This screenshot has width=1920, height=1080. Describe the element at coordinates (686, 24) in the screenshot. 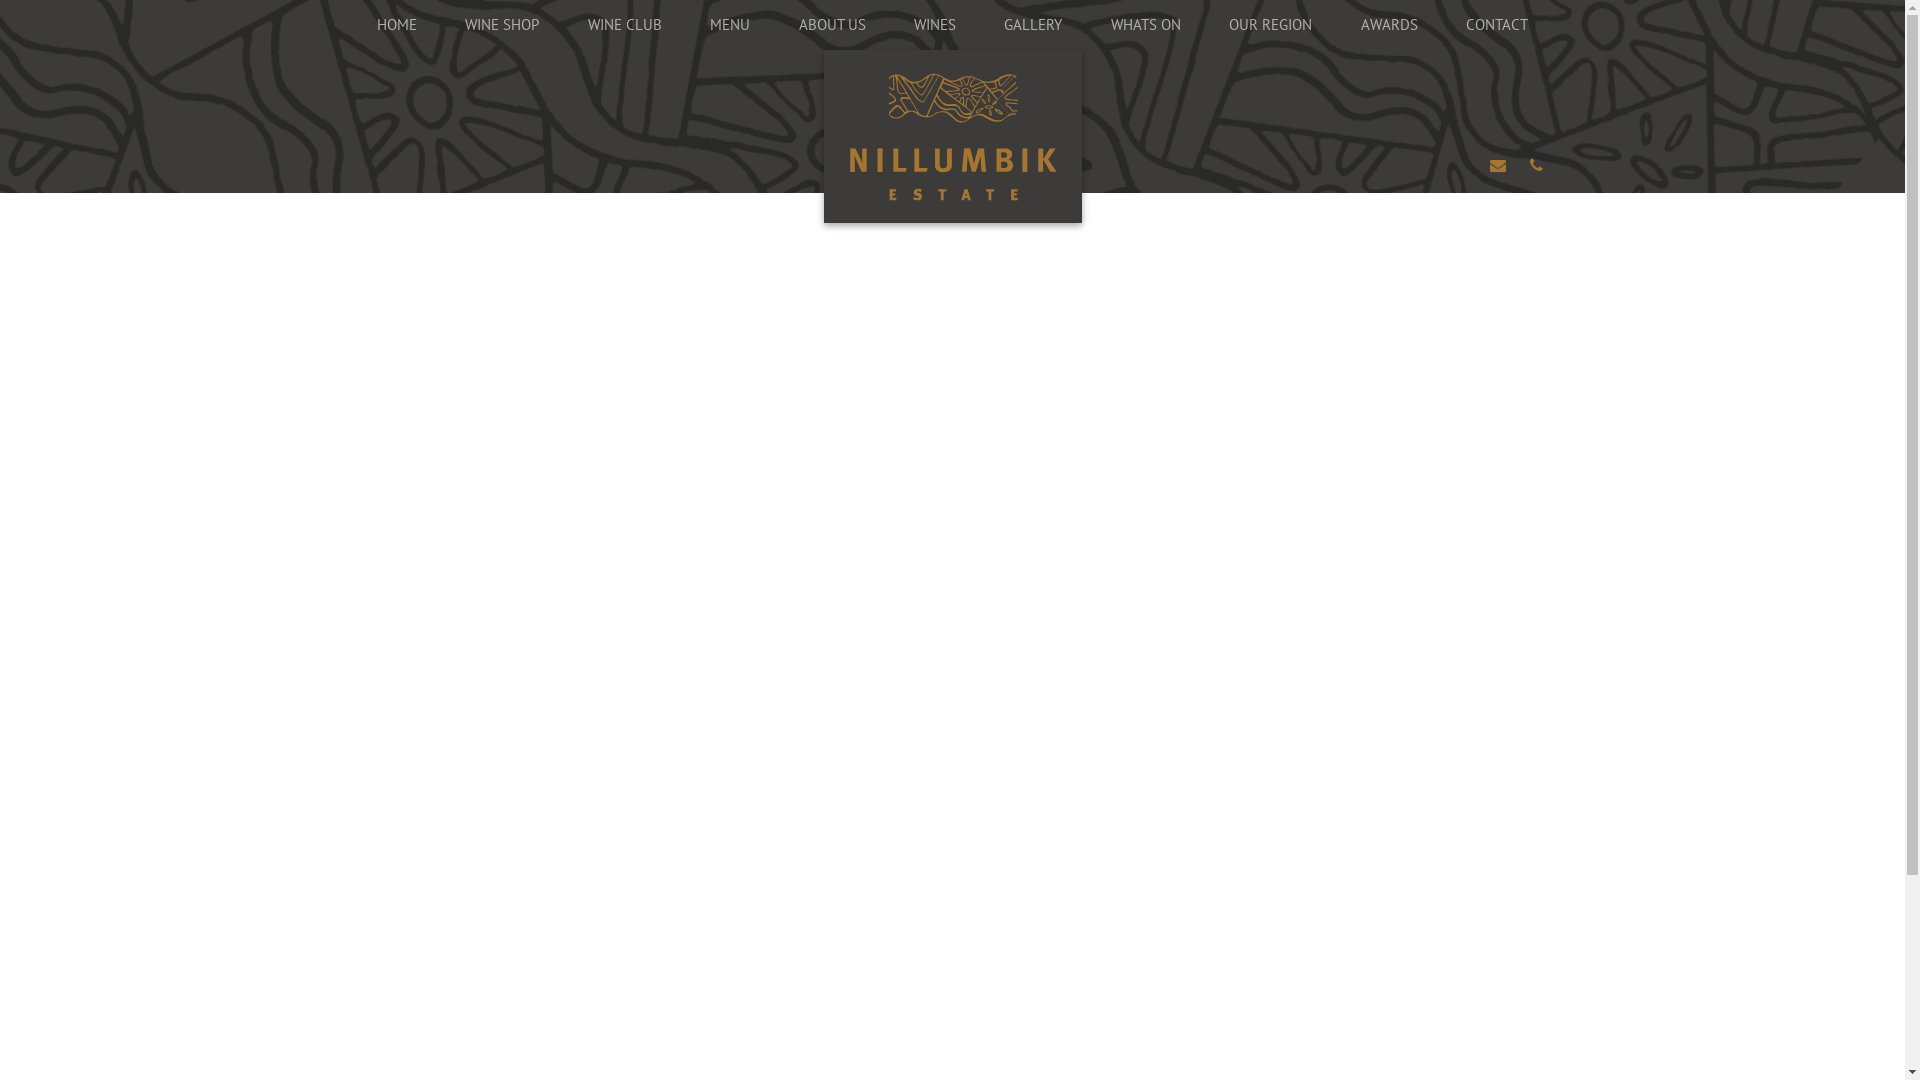

I see `'MENU'` at that location.